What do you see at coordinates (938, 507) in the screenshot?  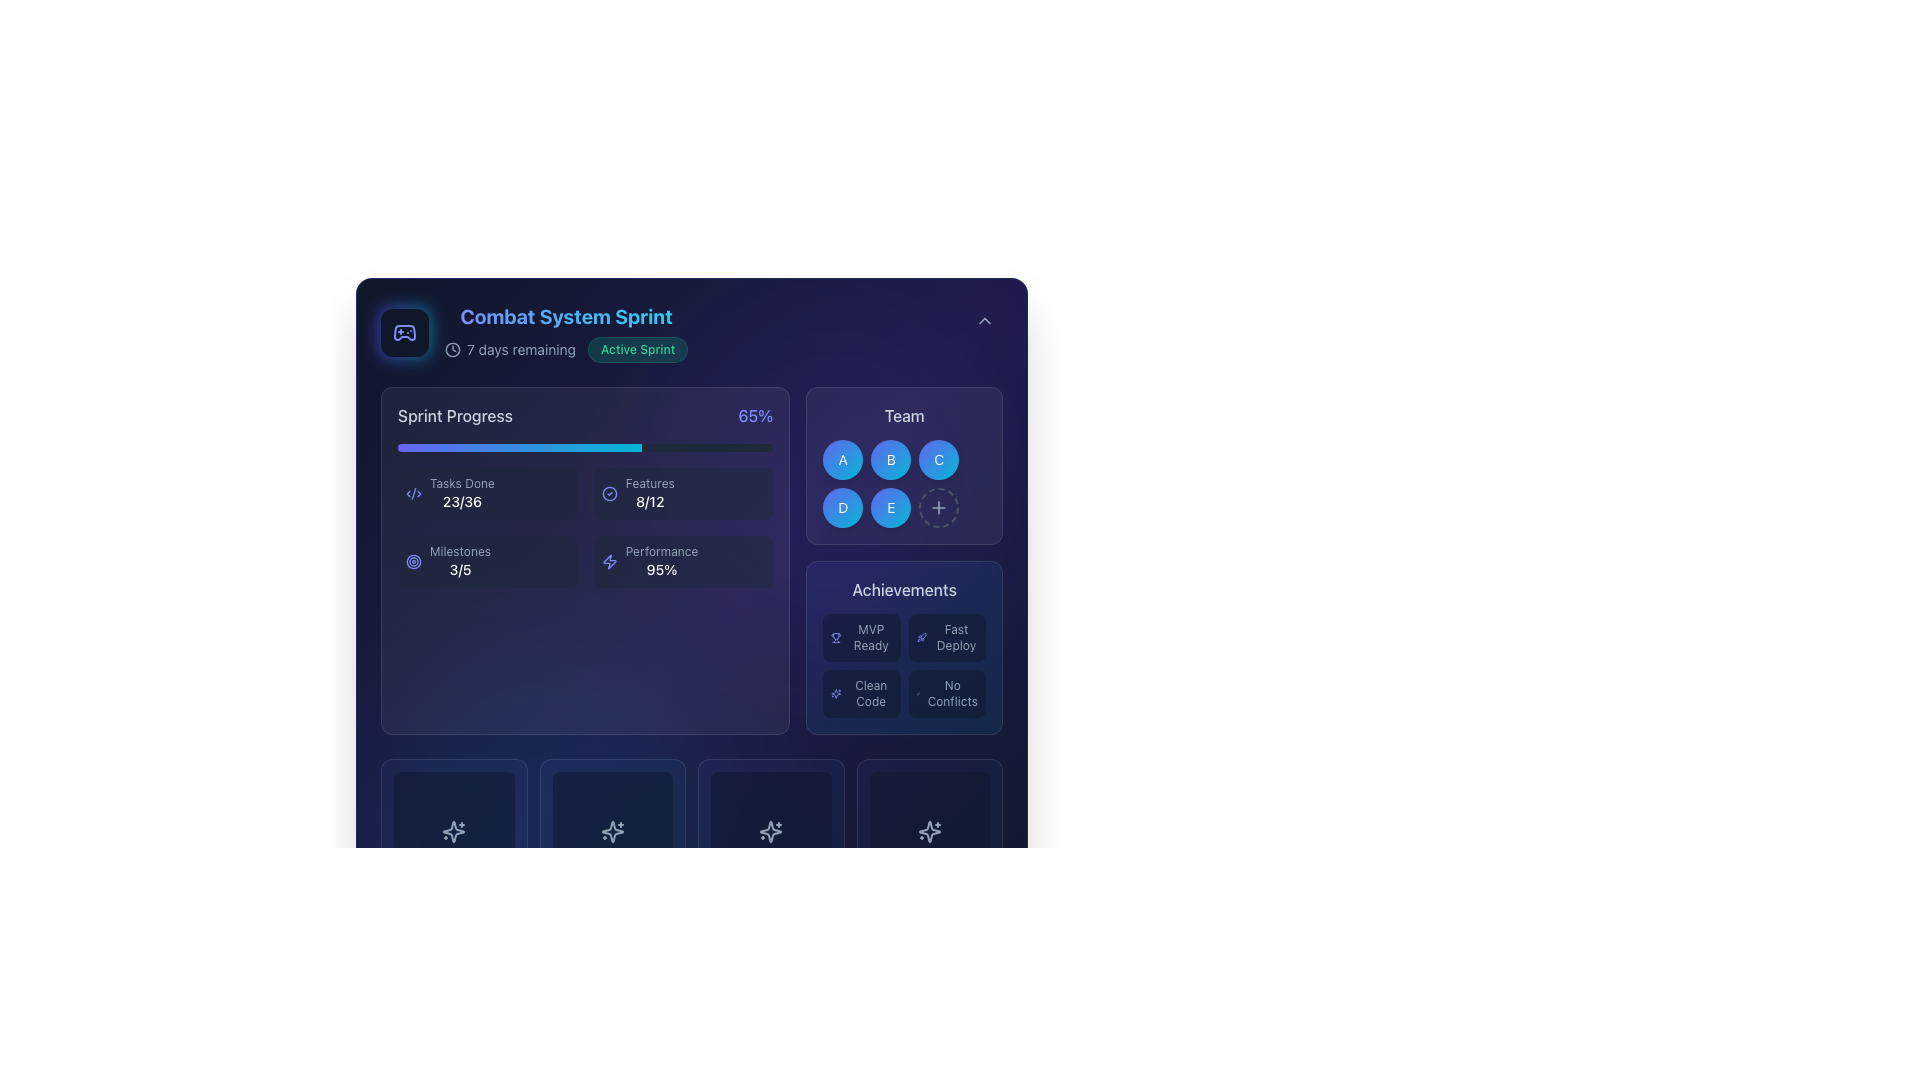 I see `the circular button with a dashed border that adds new members, located at the bottom of the 'Team' section grid` at bounding box center [938, 507].